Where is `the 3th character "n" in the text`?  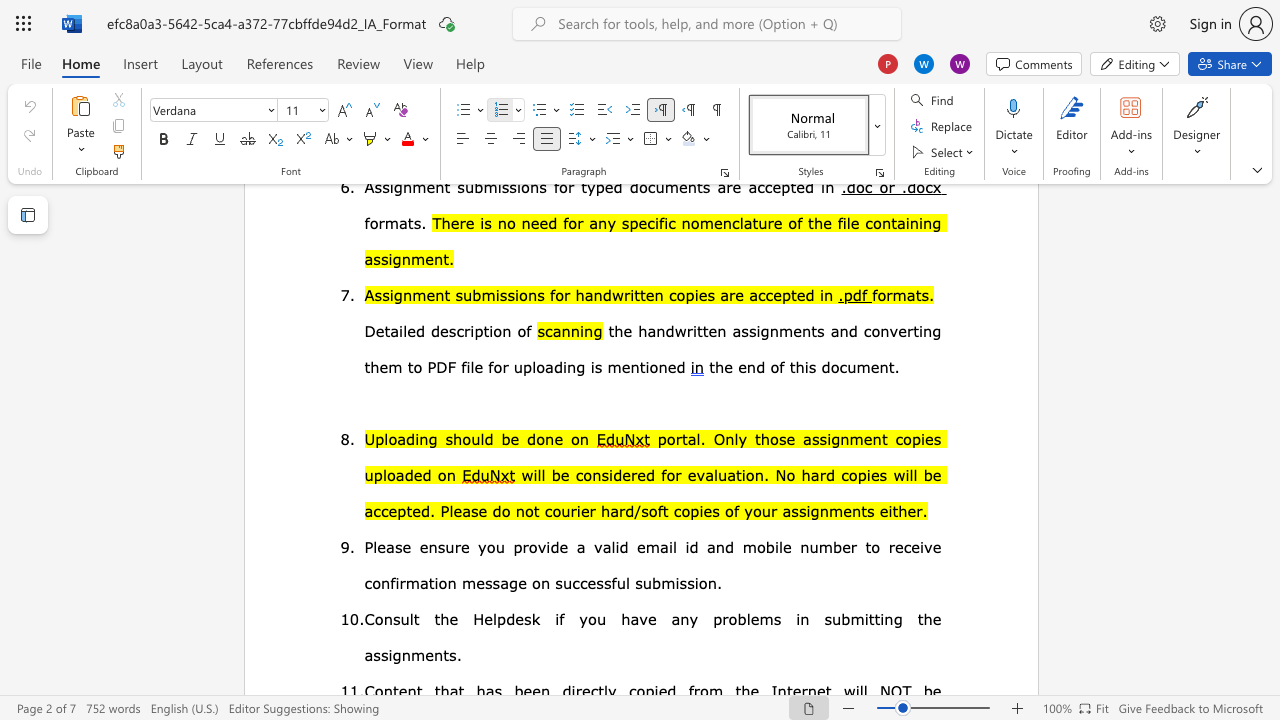
the 3th character "n" in the text is located at coordinates (804, 546).